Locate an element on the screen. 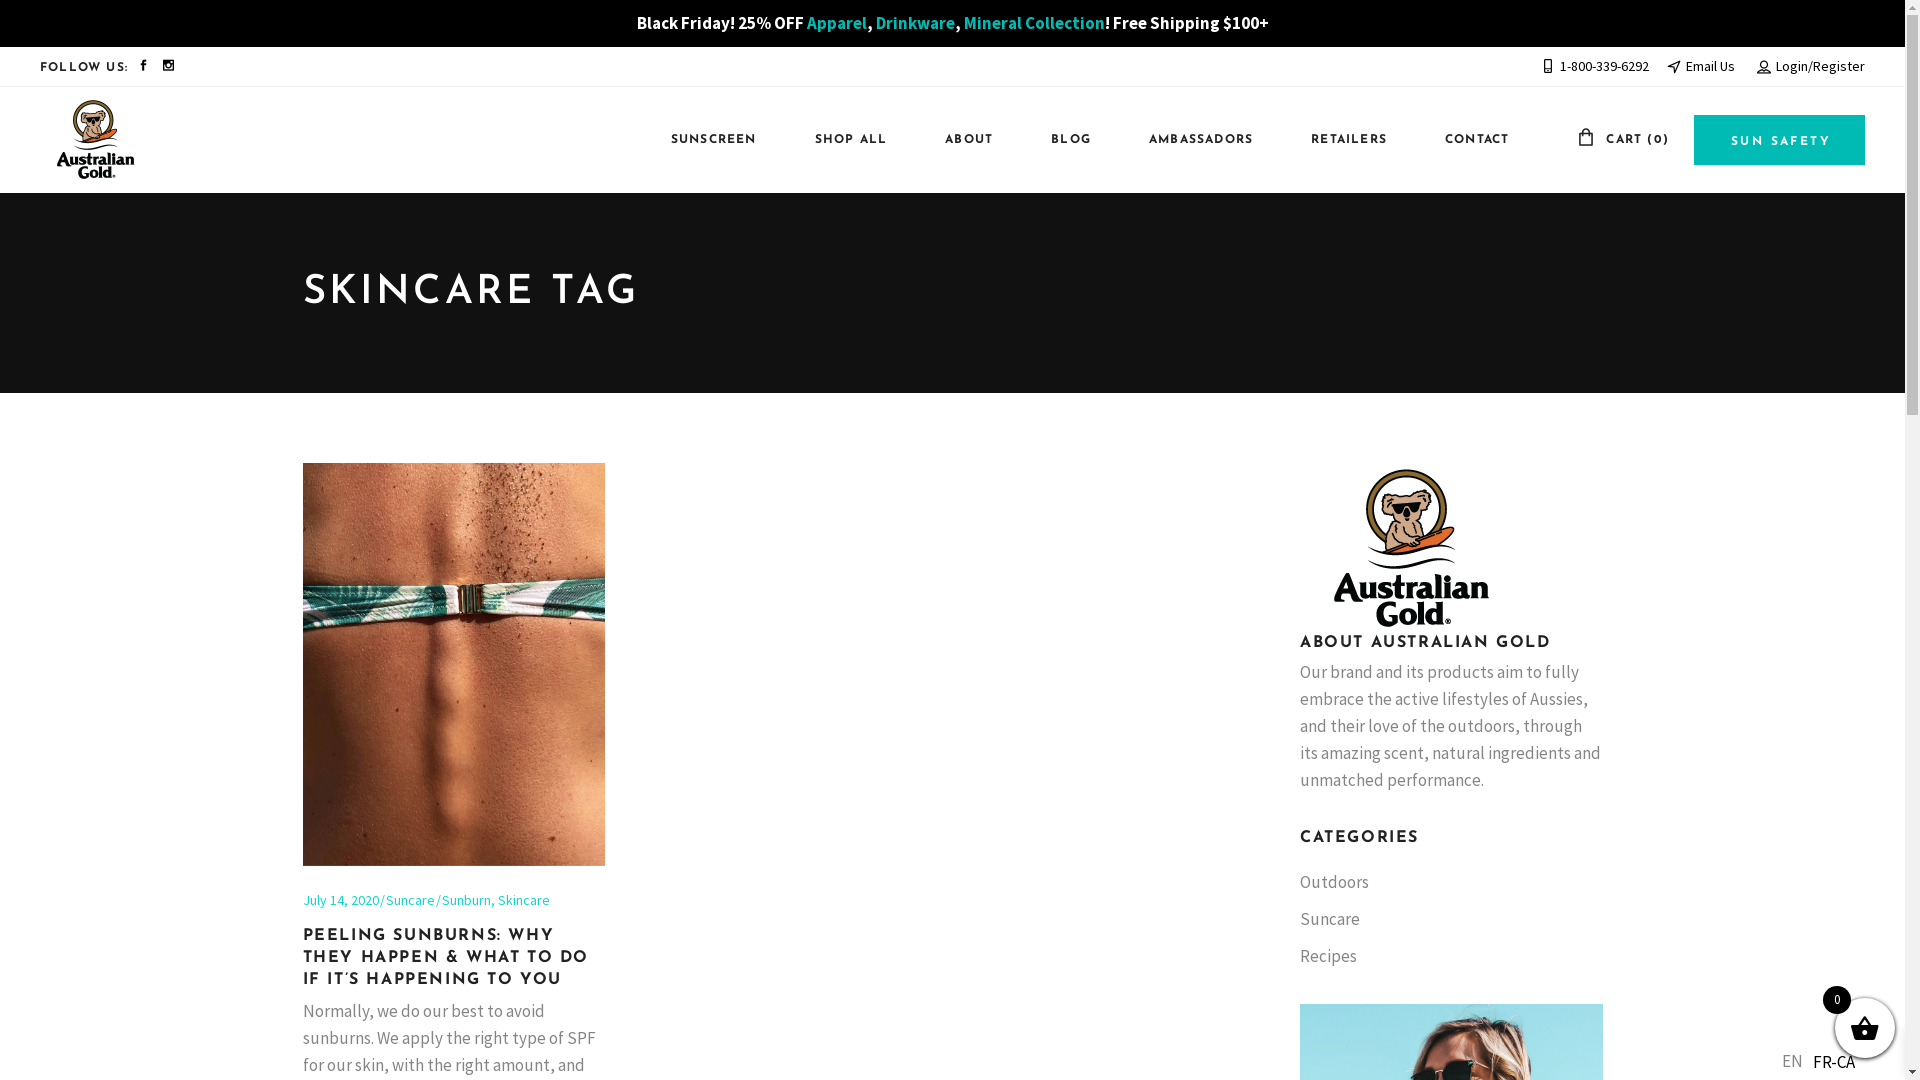  'SUN SAFETY' is located at coordinates (1779, 138).